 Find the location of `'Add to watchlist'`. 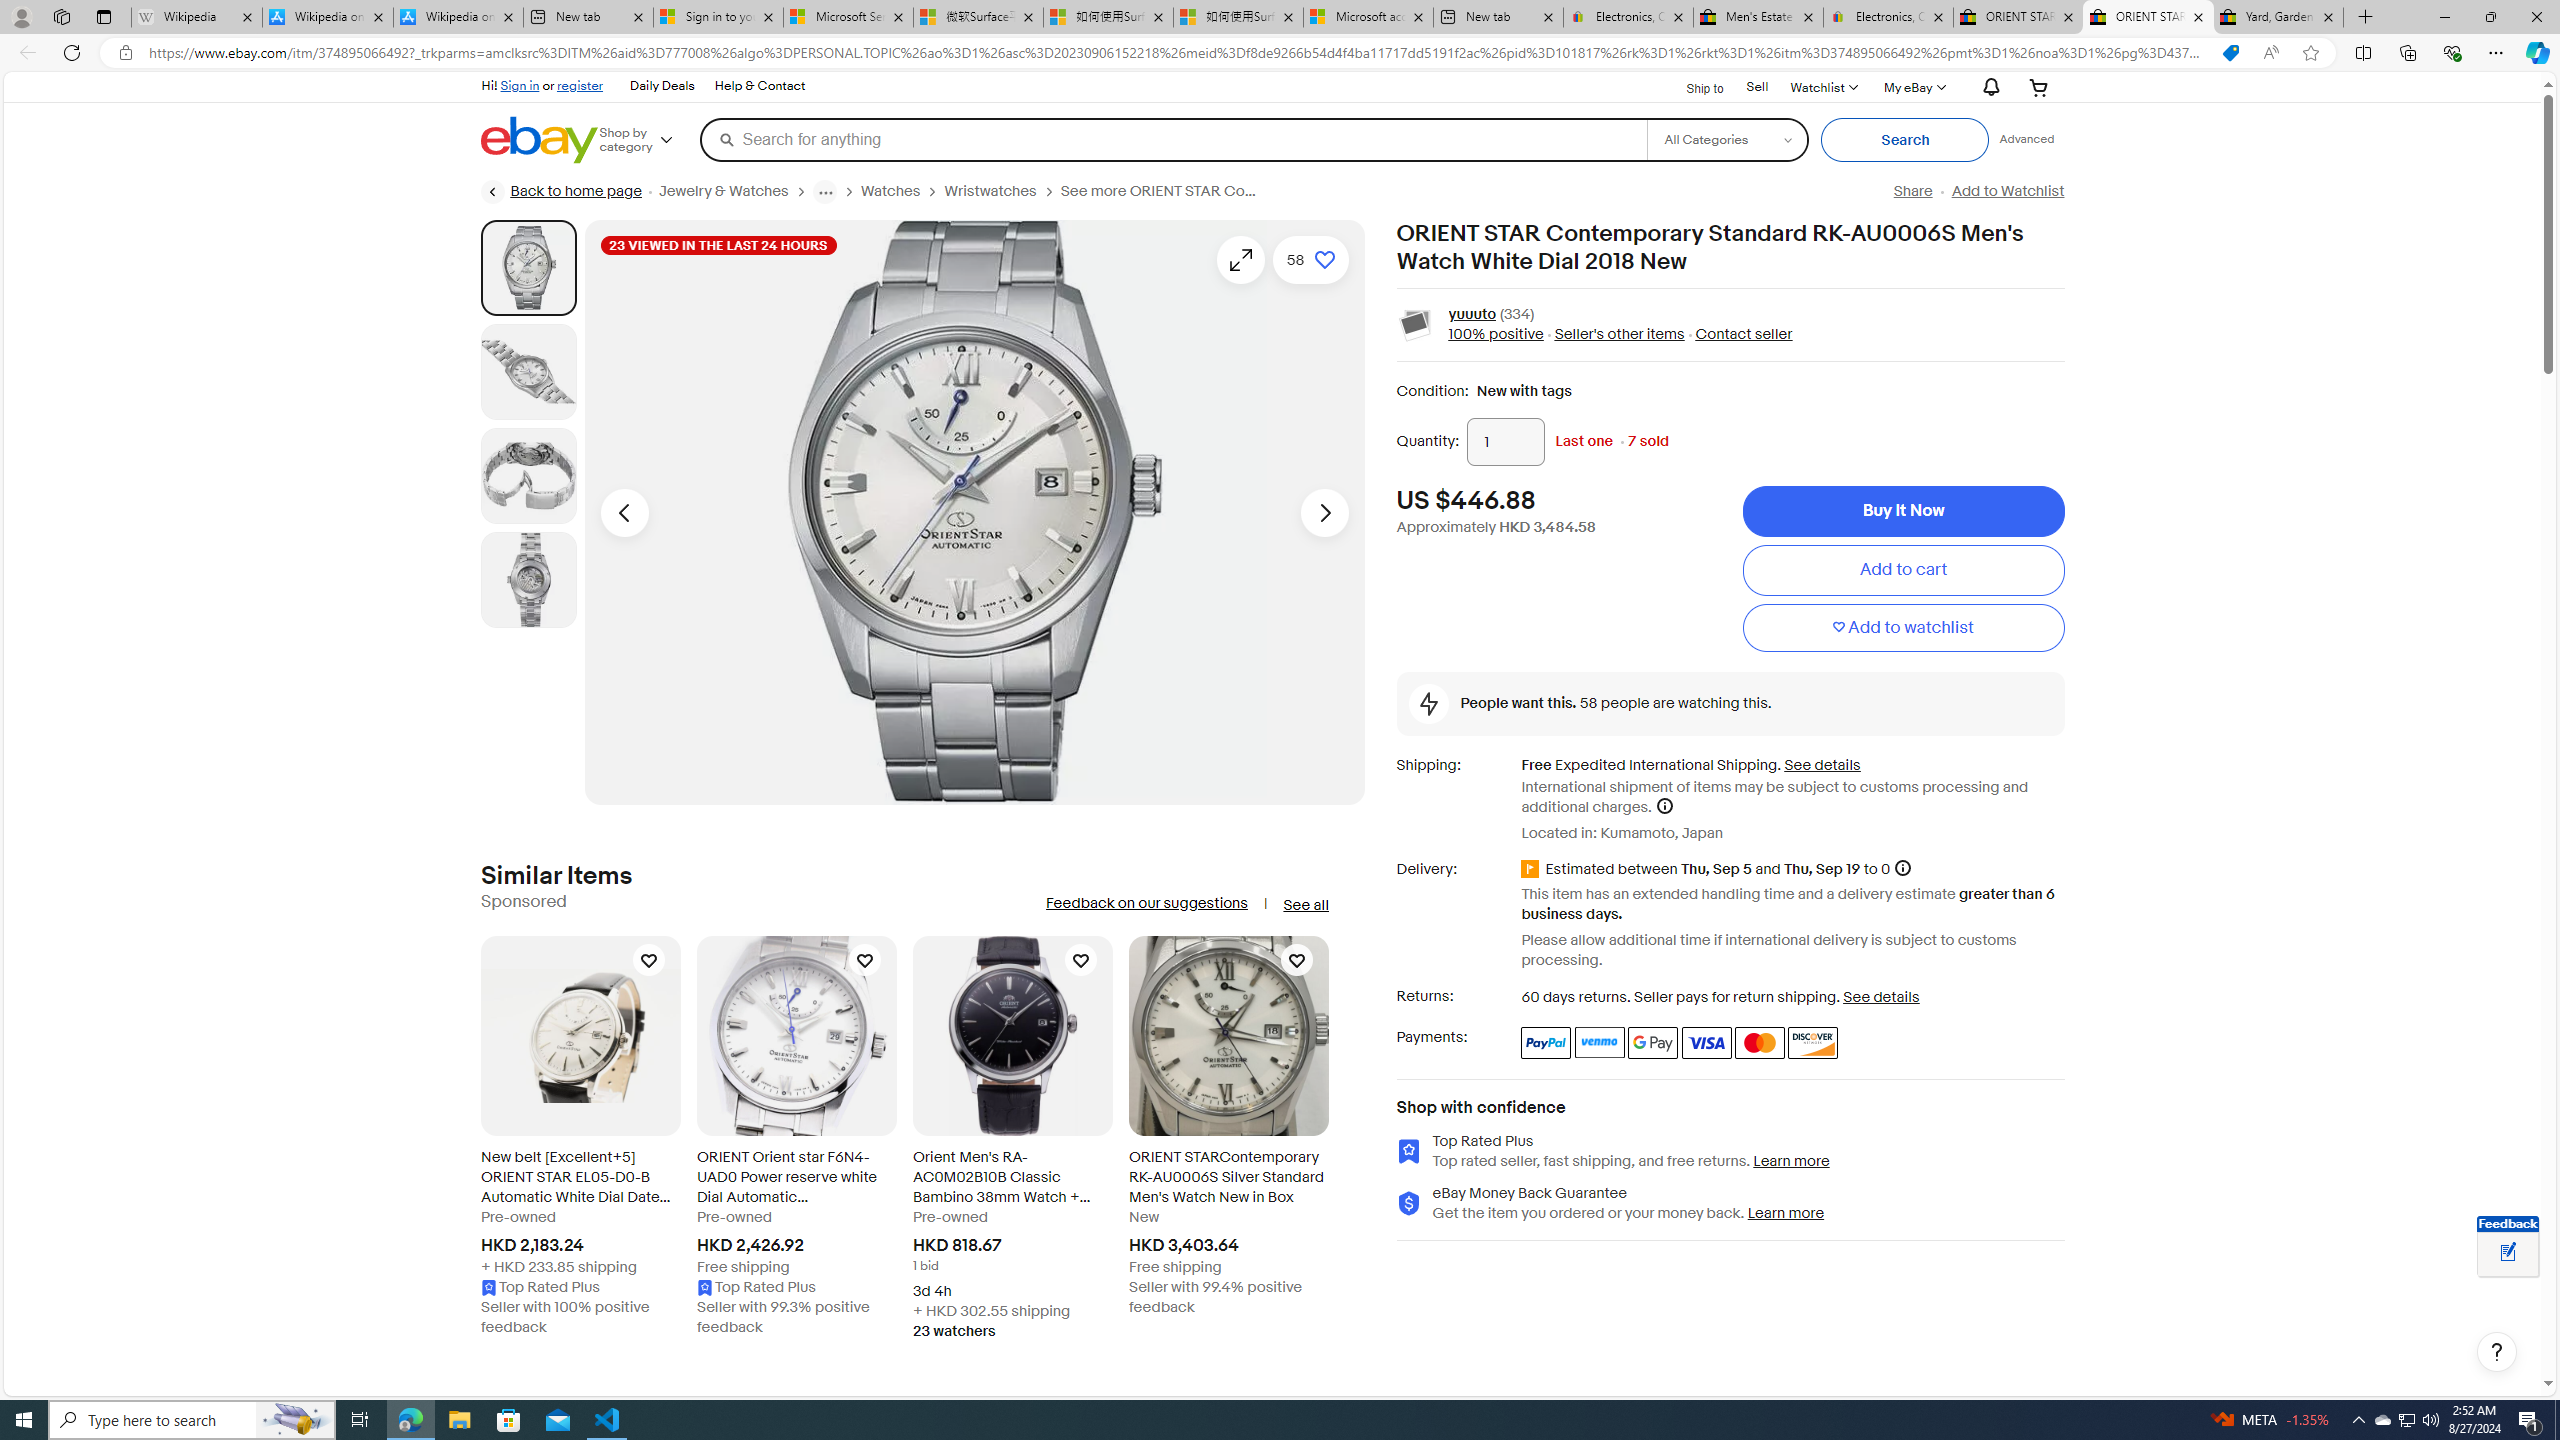

'Add to watchlist' is located at coordinates (1903, 627).